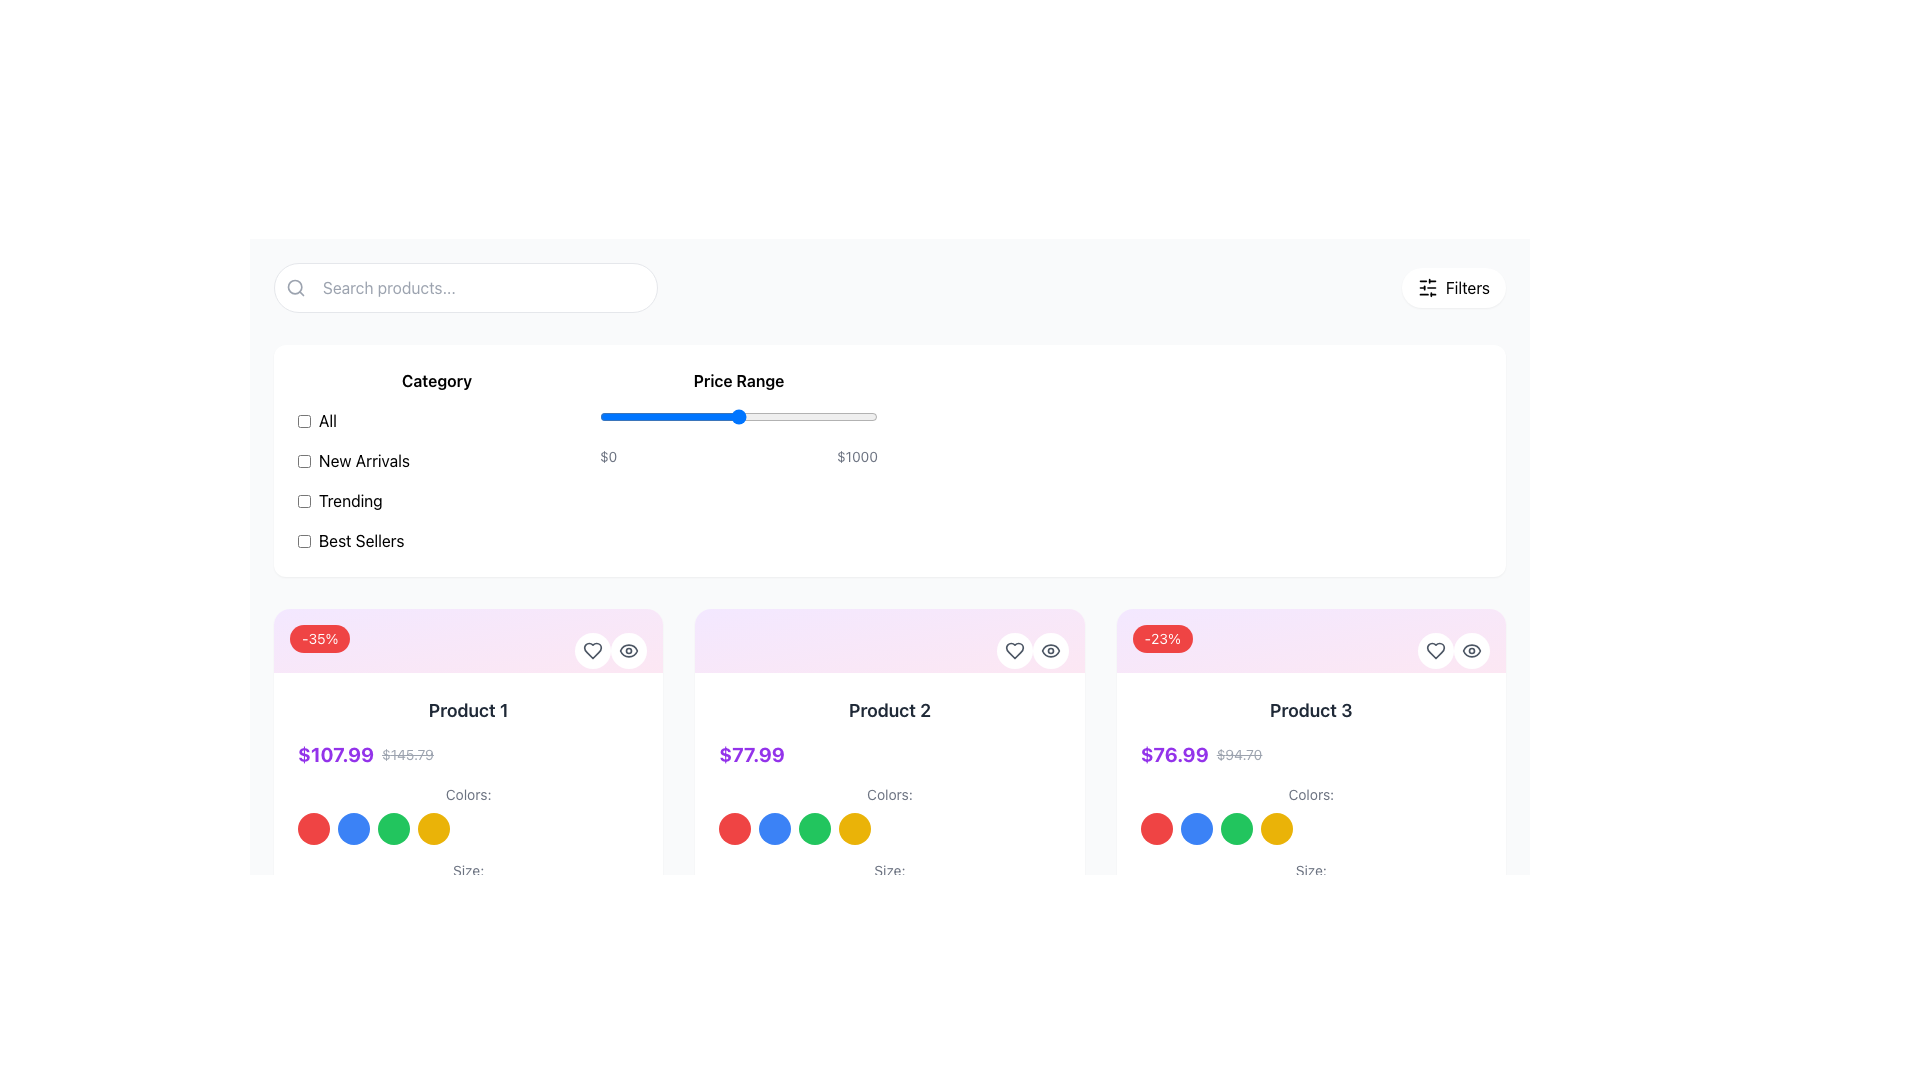 This screenshot has width=1920, height=1080. What do you see at coordinates (336, 755) in the screenshot?
I see `the bold, purple-colored text label displaying the price '$107.99' in the pricing section of the first product card` at bounding box center [336, 755].